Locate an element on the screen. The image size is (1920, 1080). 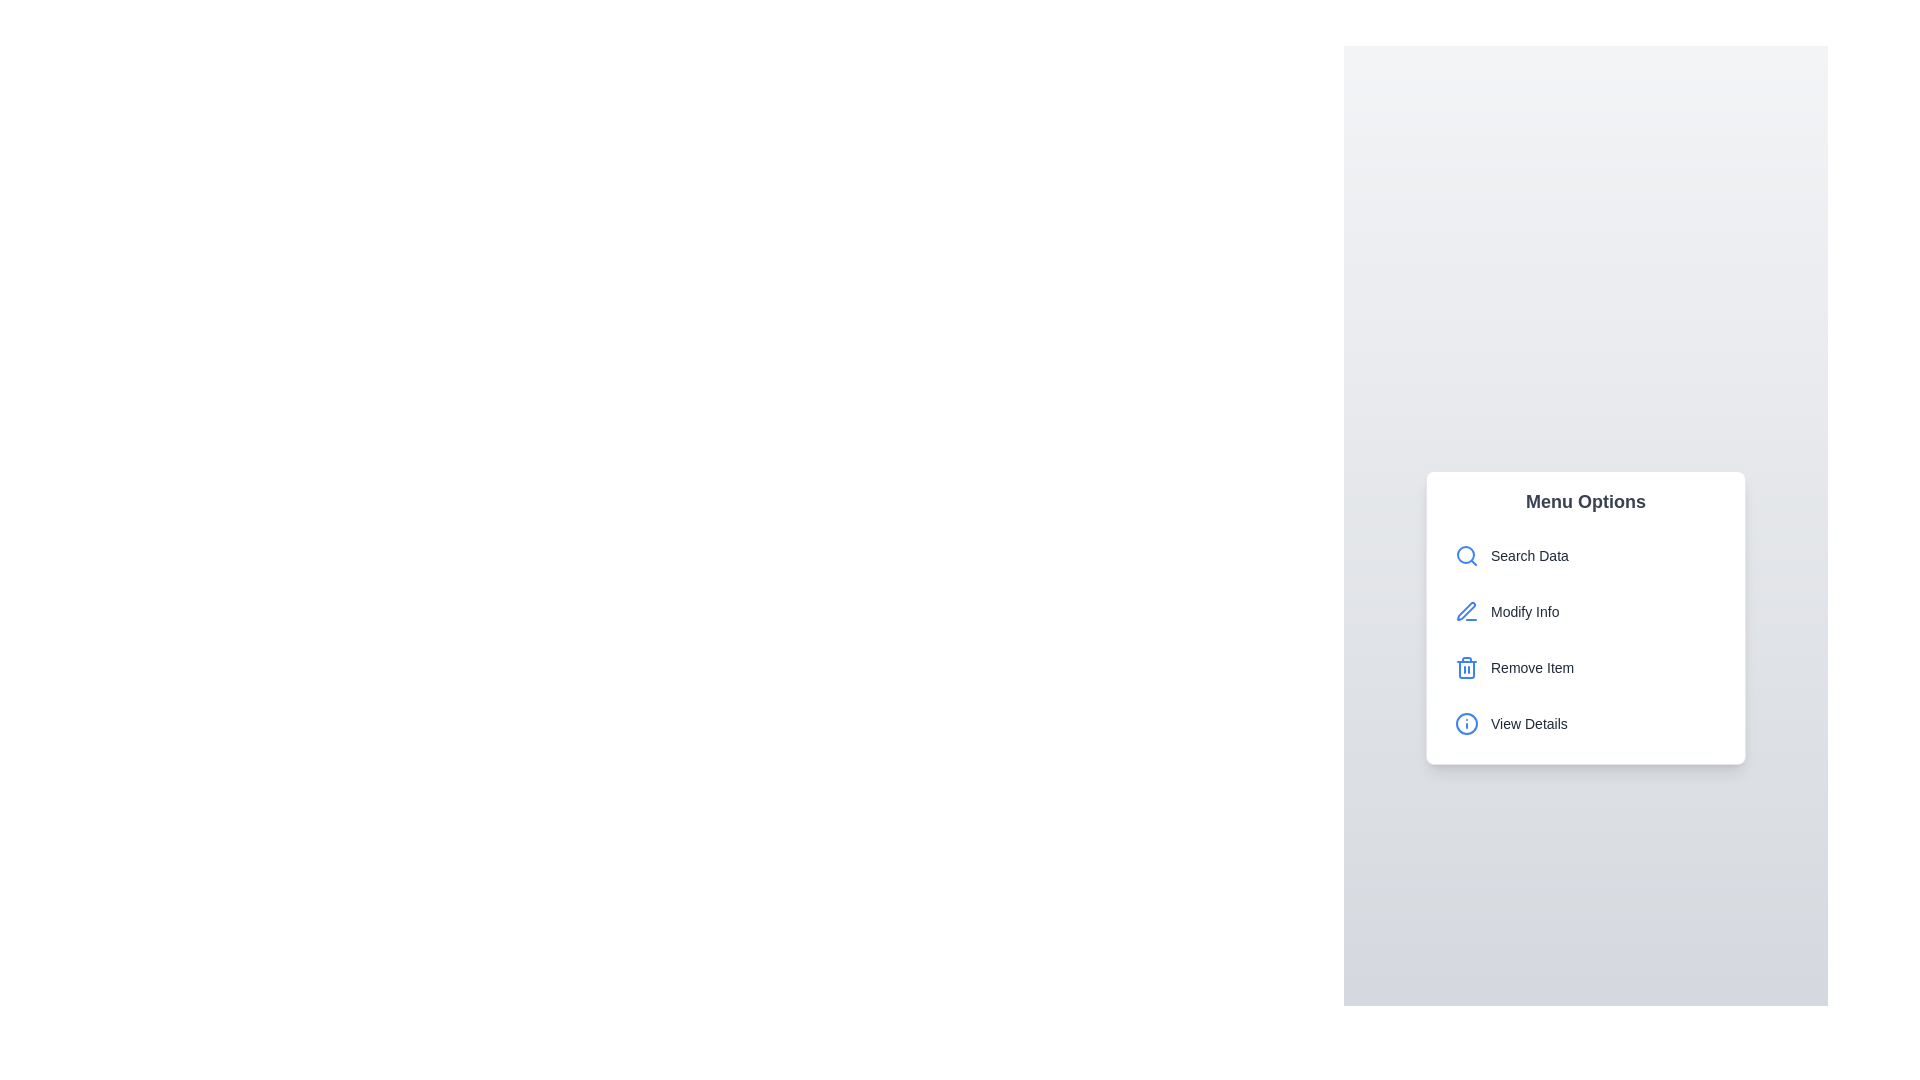
the blue ring circular icon located in the bottom-right menu panel of the interface, which is the outermost circle of the SVG element is located at coordinates (1467, 724).